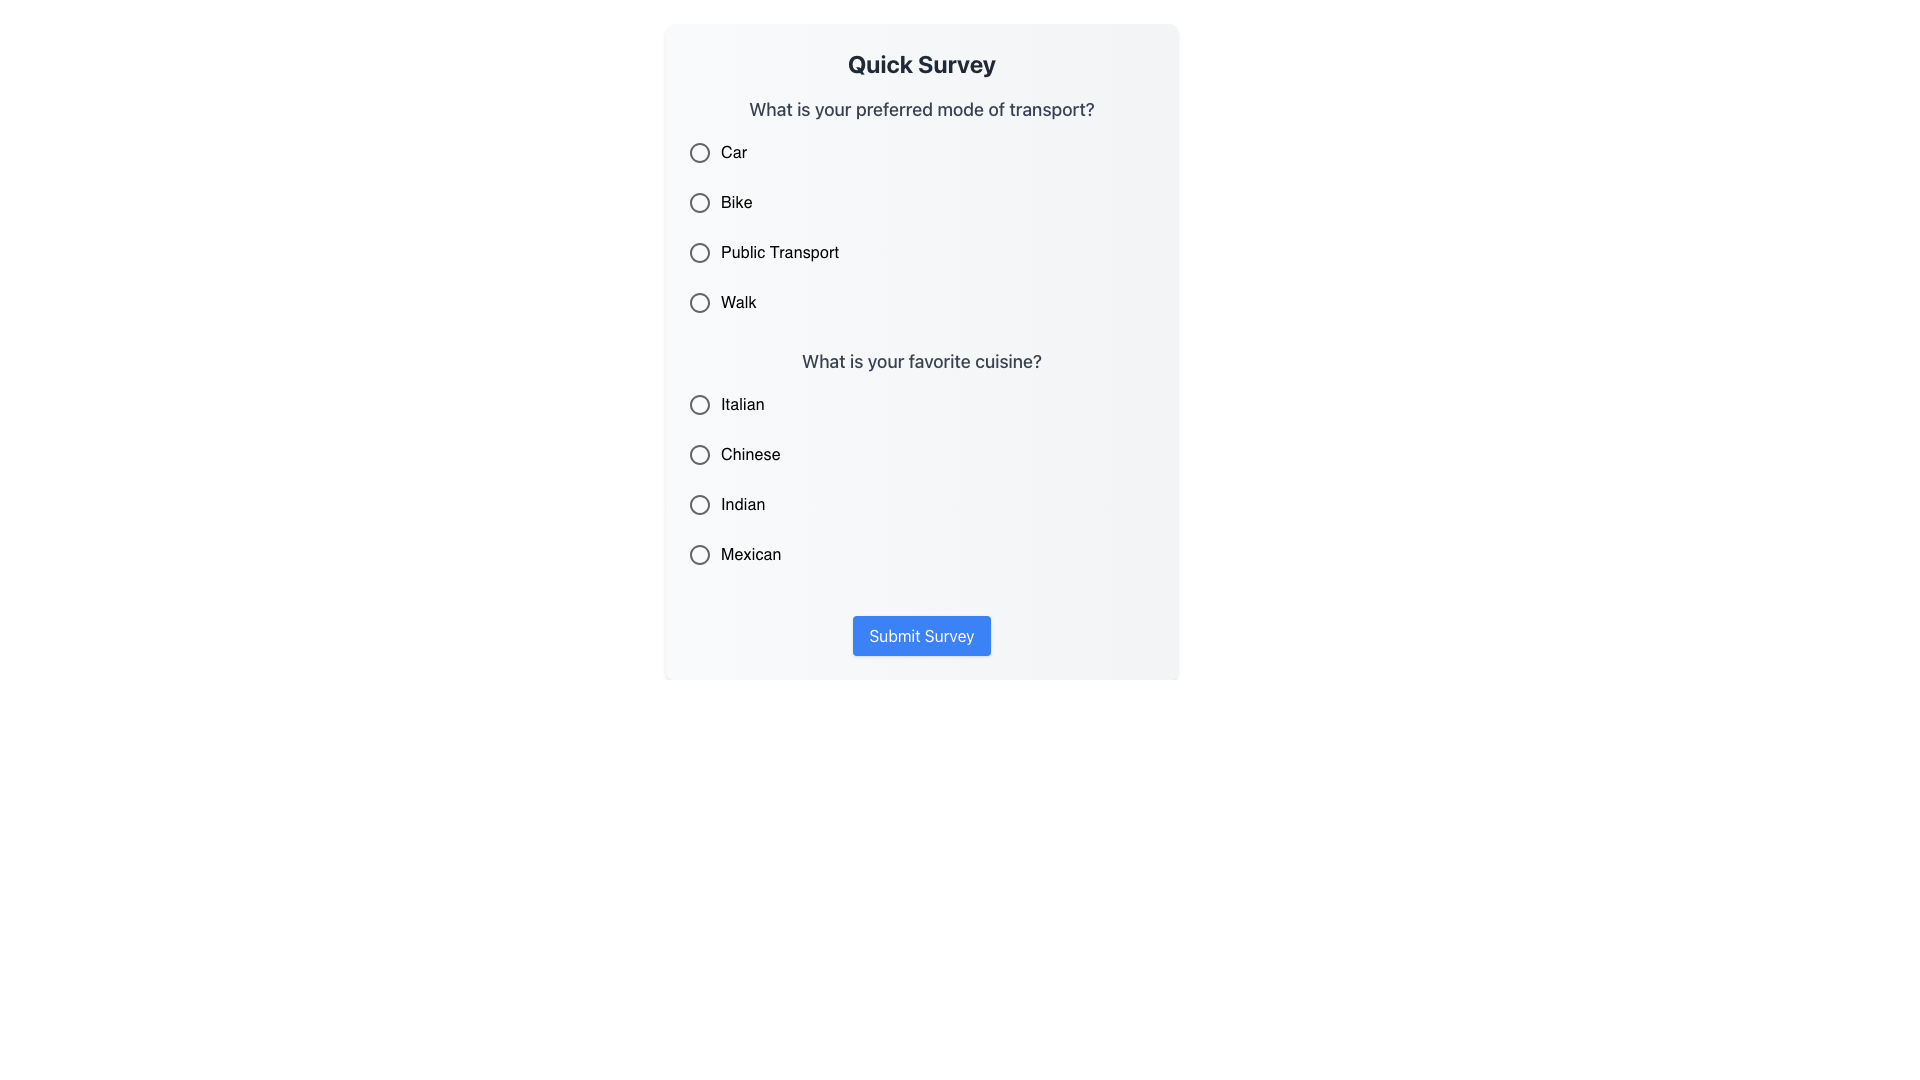  I want to click on title text of the survey, which is the first element in the rounded rectangle panel with a light gradient background, positioned above the question about preferred mode of transport, so click(920, 63).